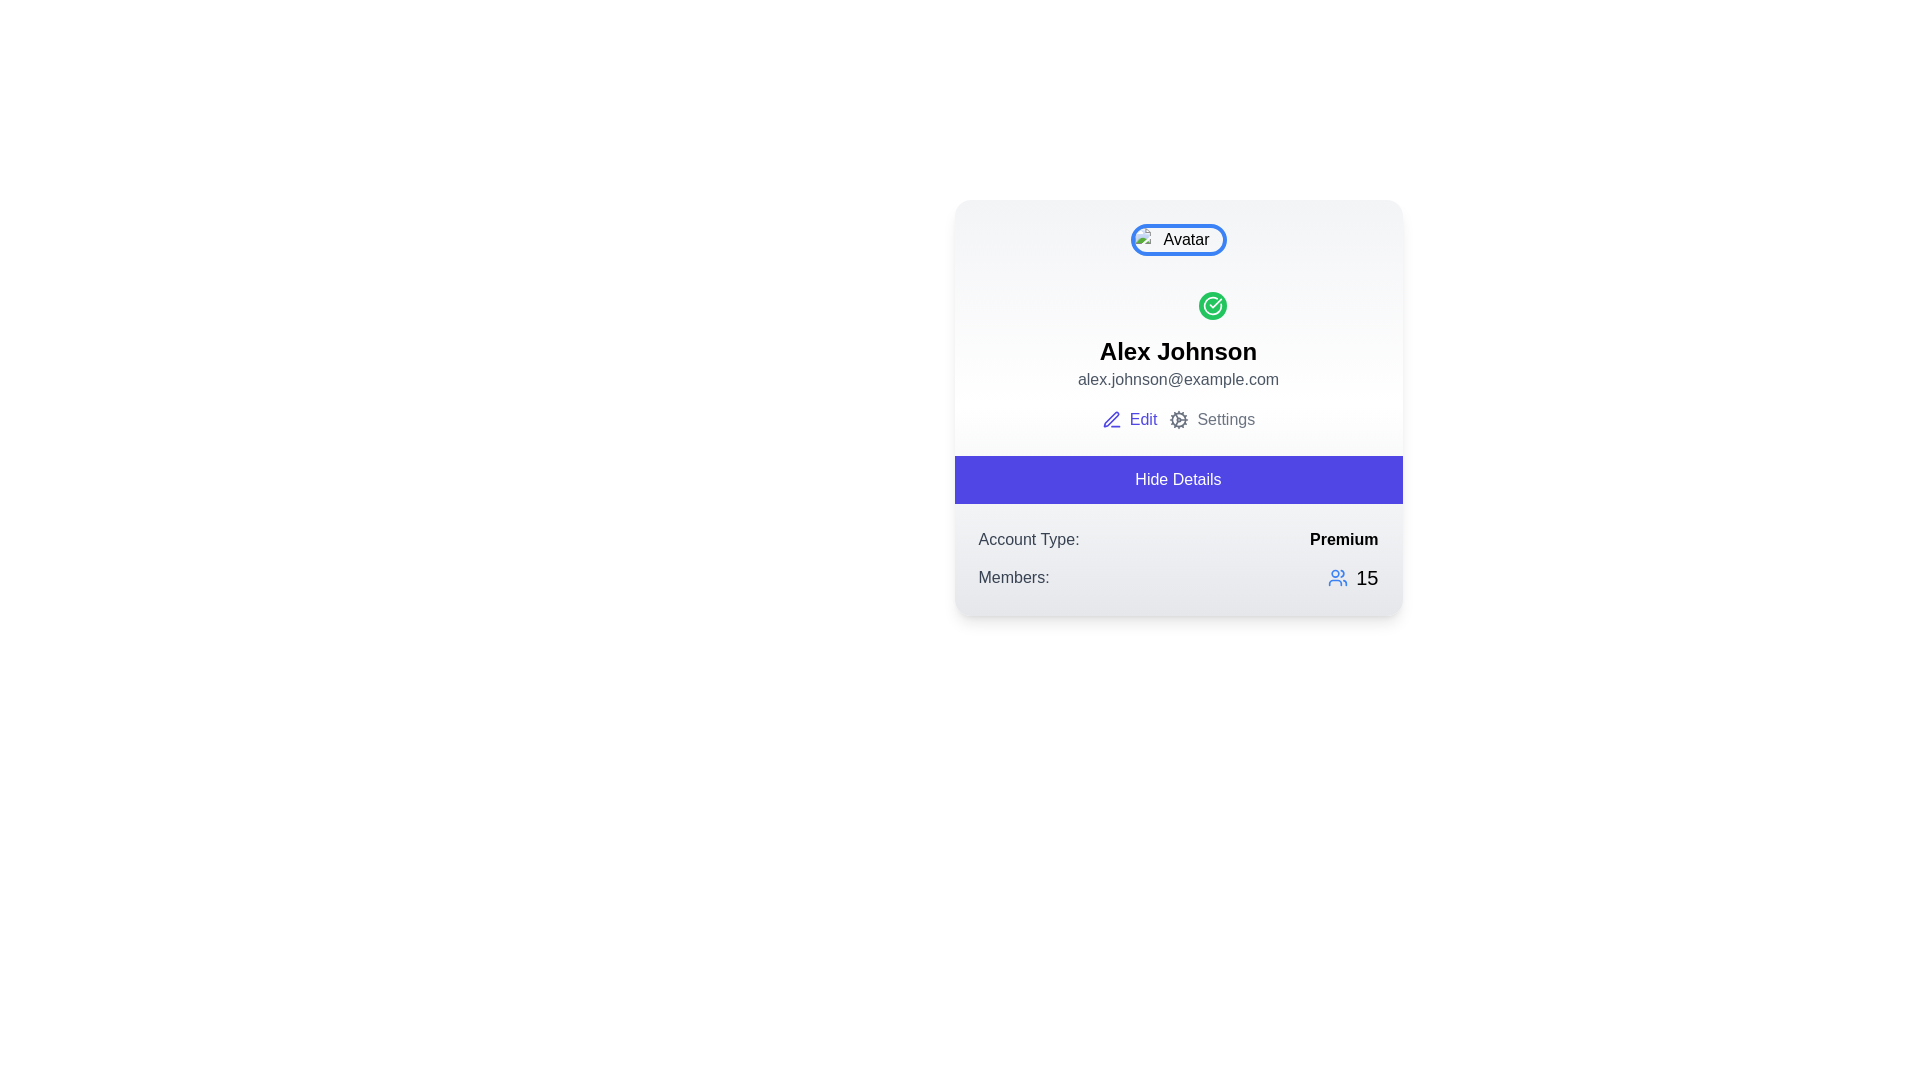 The width and height of the screenshot is (1920, 1080). I want to click on the profile avatar placeholder with badge located above the name 'Alex Johnson', so click(1178, 272).